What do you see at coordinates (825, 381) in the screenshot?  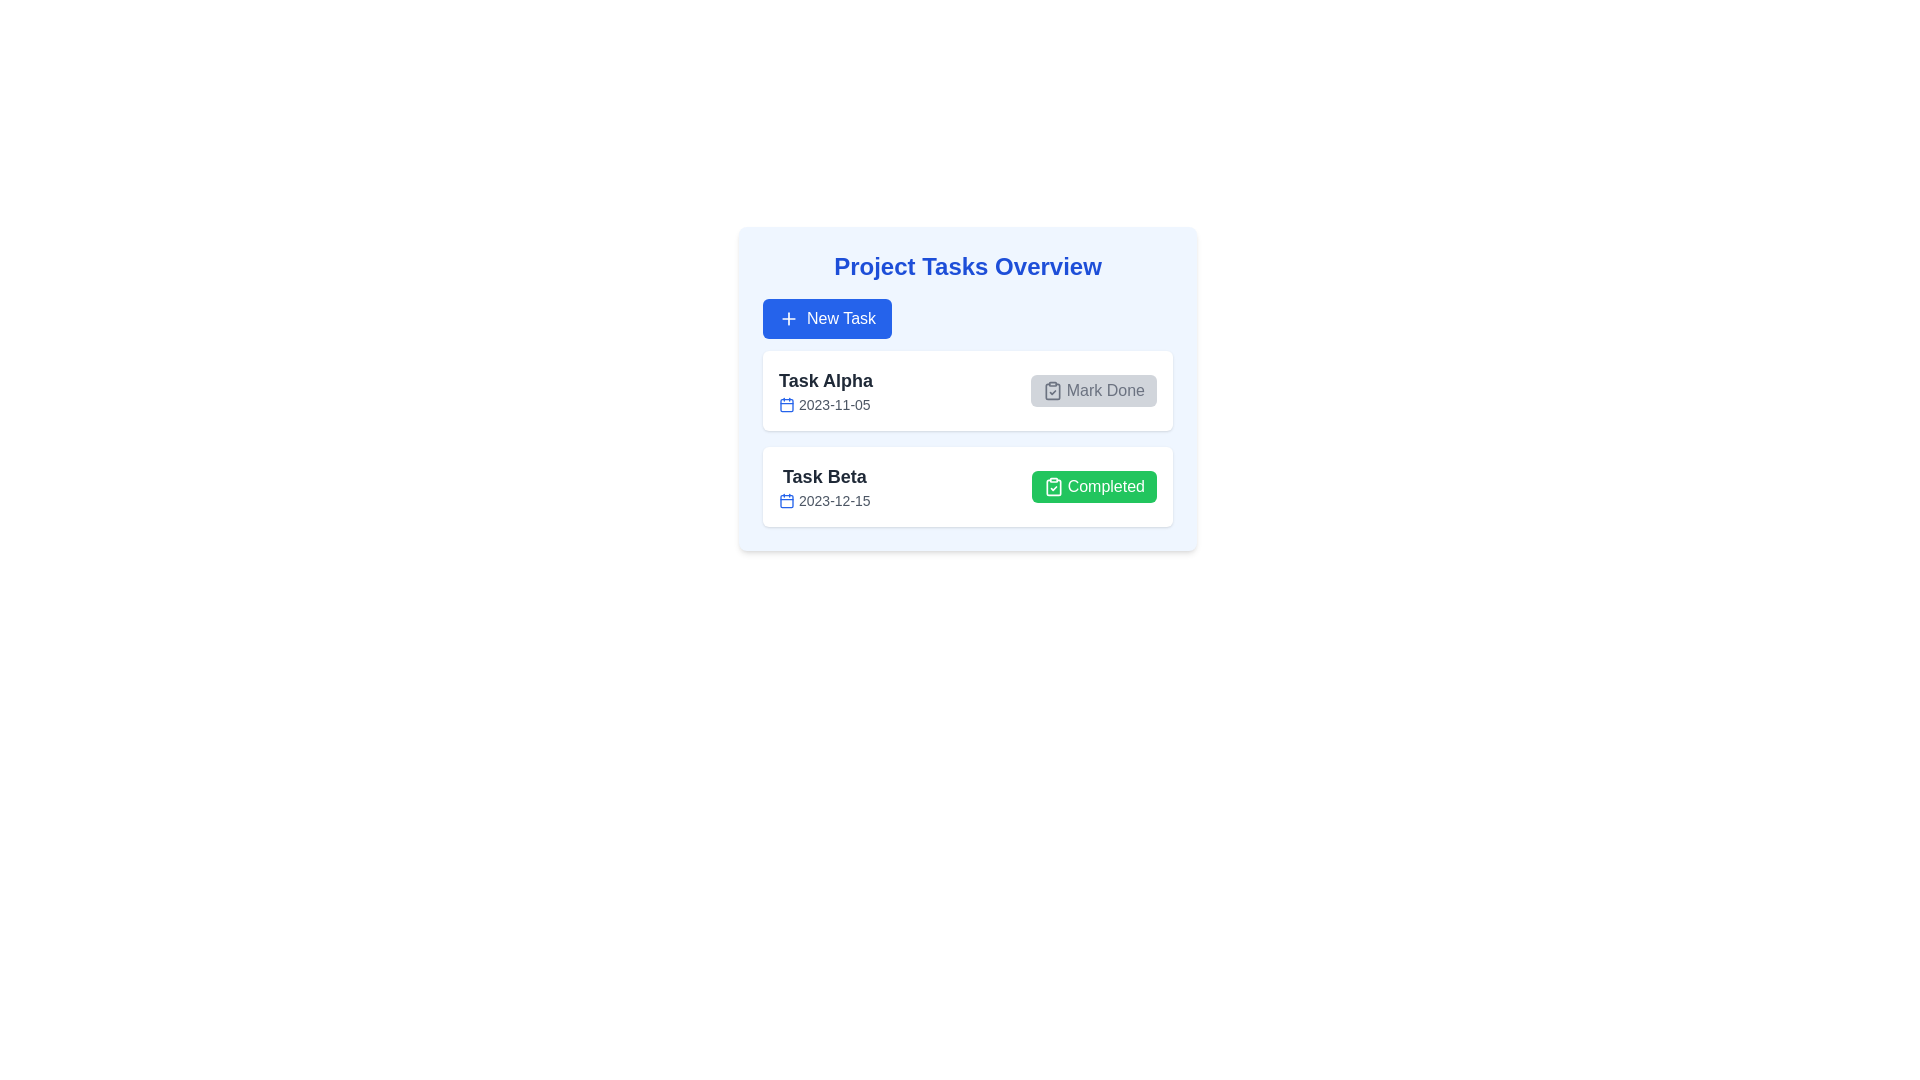 I see `text label that serves as the title or identifier for a task item in the project overview interface, positioned above the date '2023-11-05' and next to a calendar icon` at bounding box center [825, 381].